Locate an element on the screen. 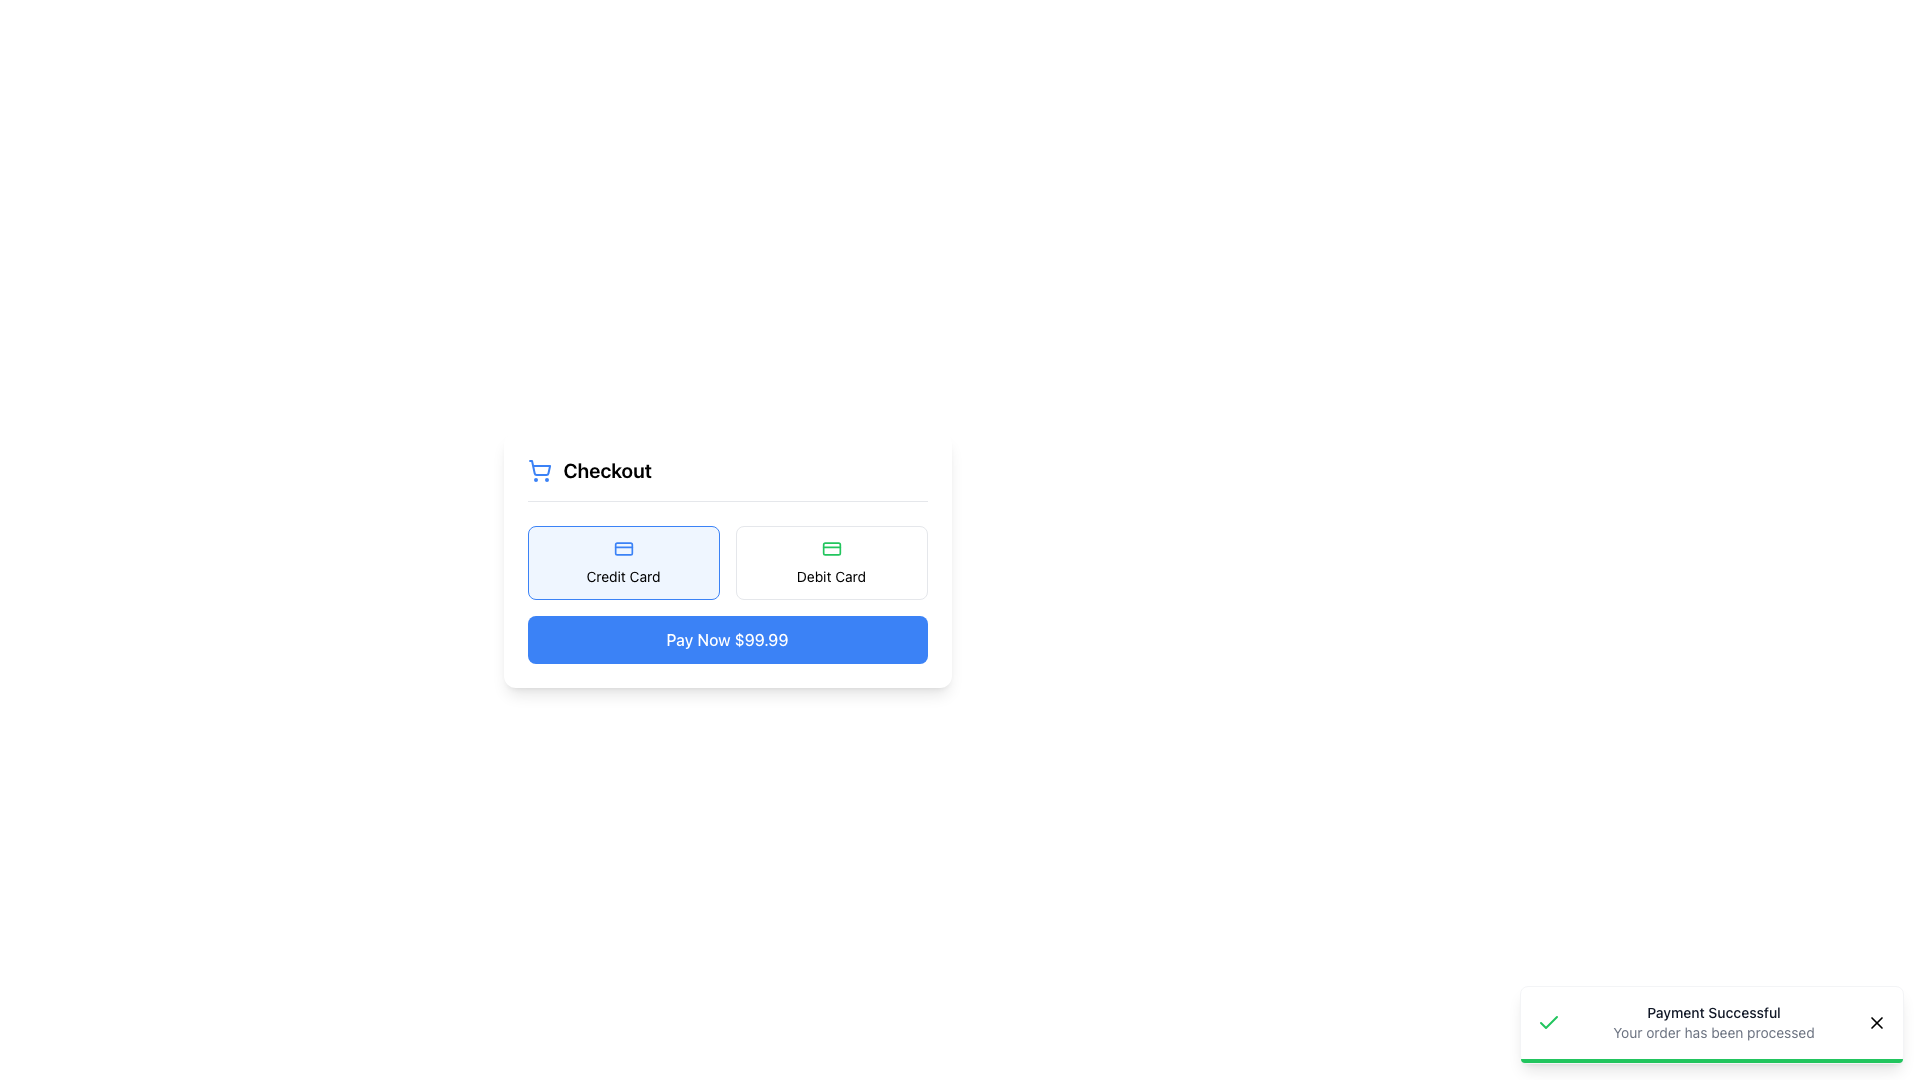 Image resolution: width=1920 pixels, height=1080 pixels. the Success indicator icon located on the far-right notification panel, positioned to the left of the text 'Payment Successful' is located at coordinates (1548, 1022).